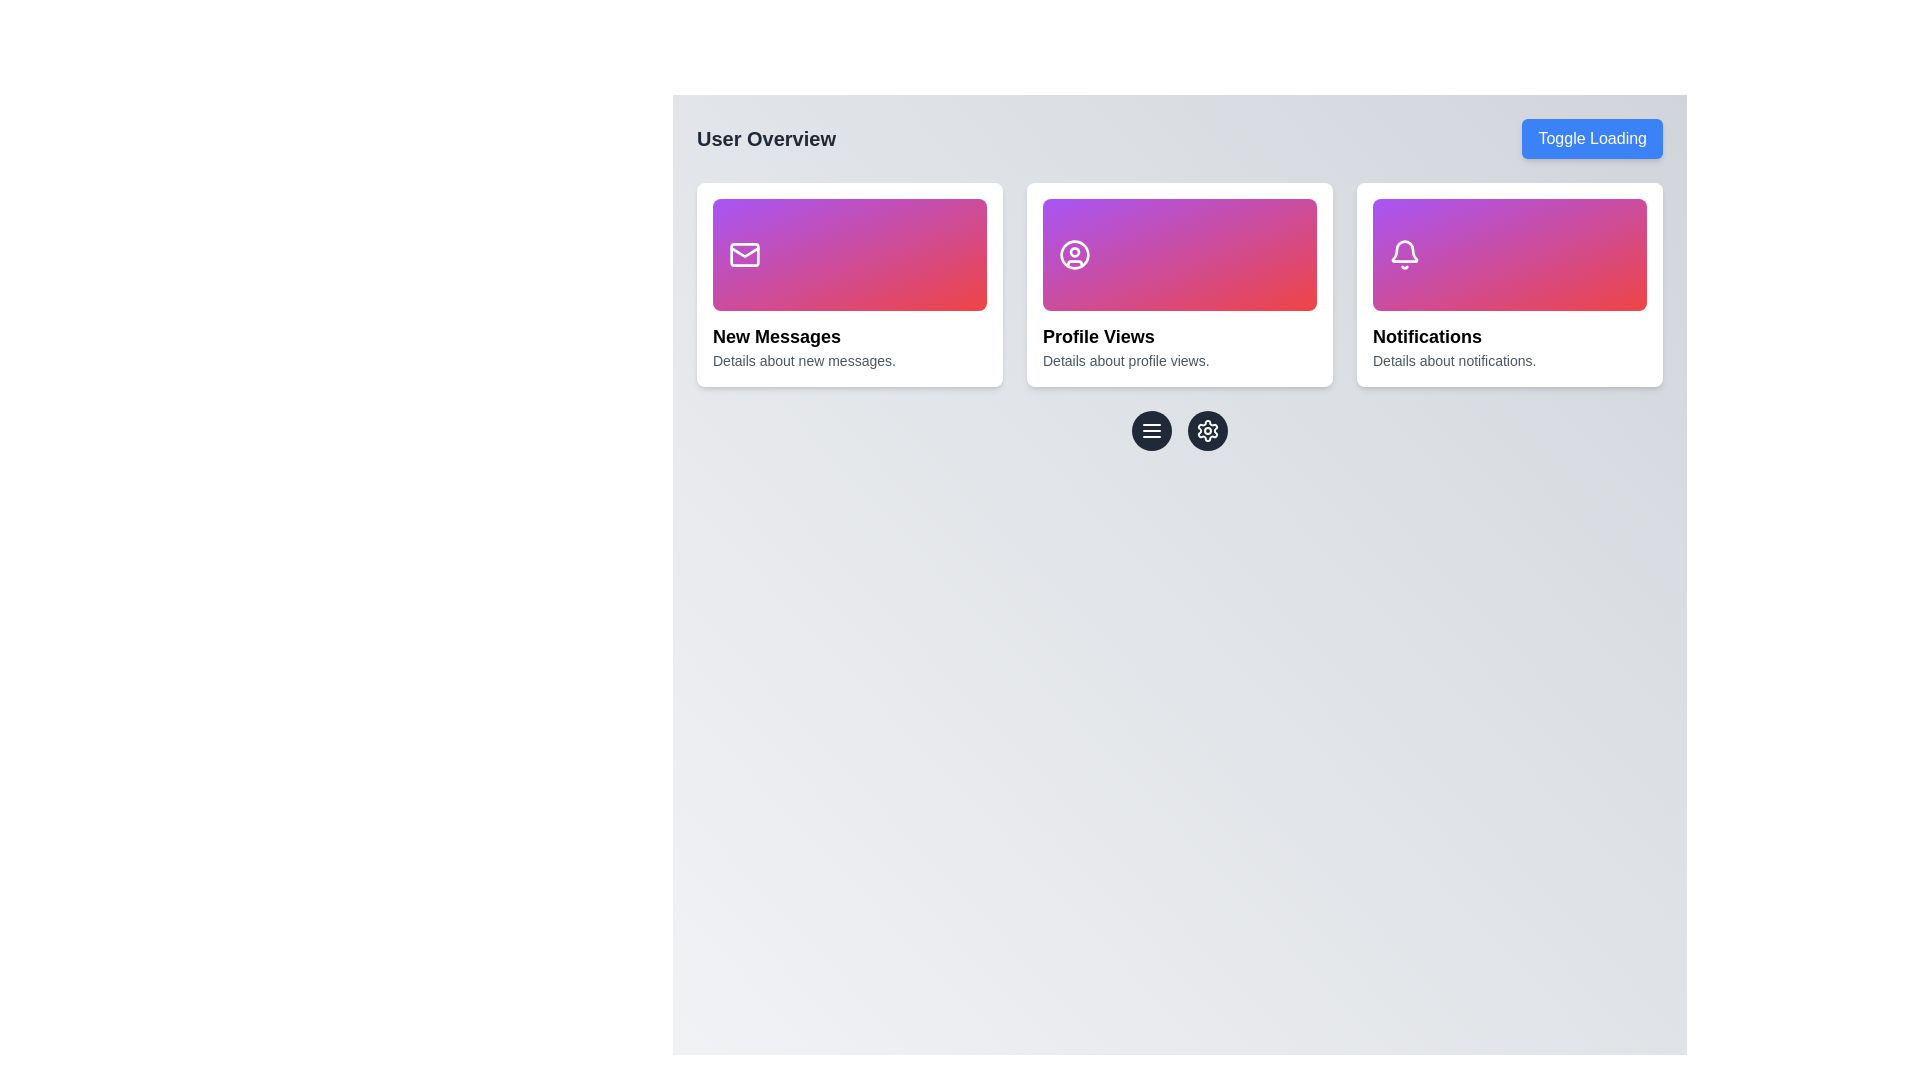  What do you see at coordinates (743, 253) in the screenshot?
I see `the Icon-like rectangle with a purple gradient background that is centered above the 'New Messages' text in the upper-left card of the interface` at bounding box center [743, 253].